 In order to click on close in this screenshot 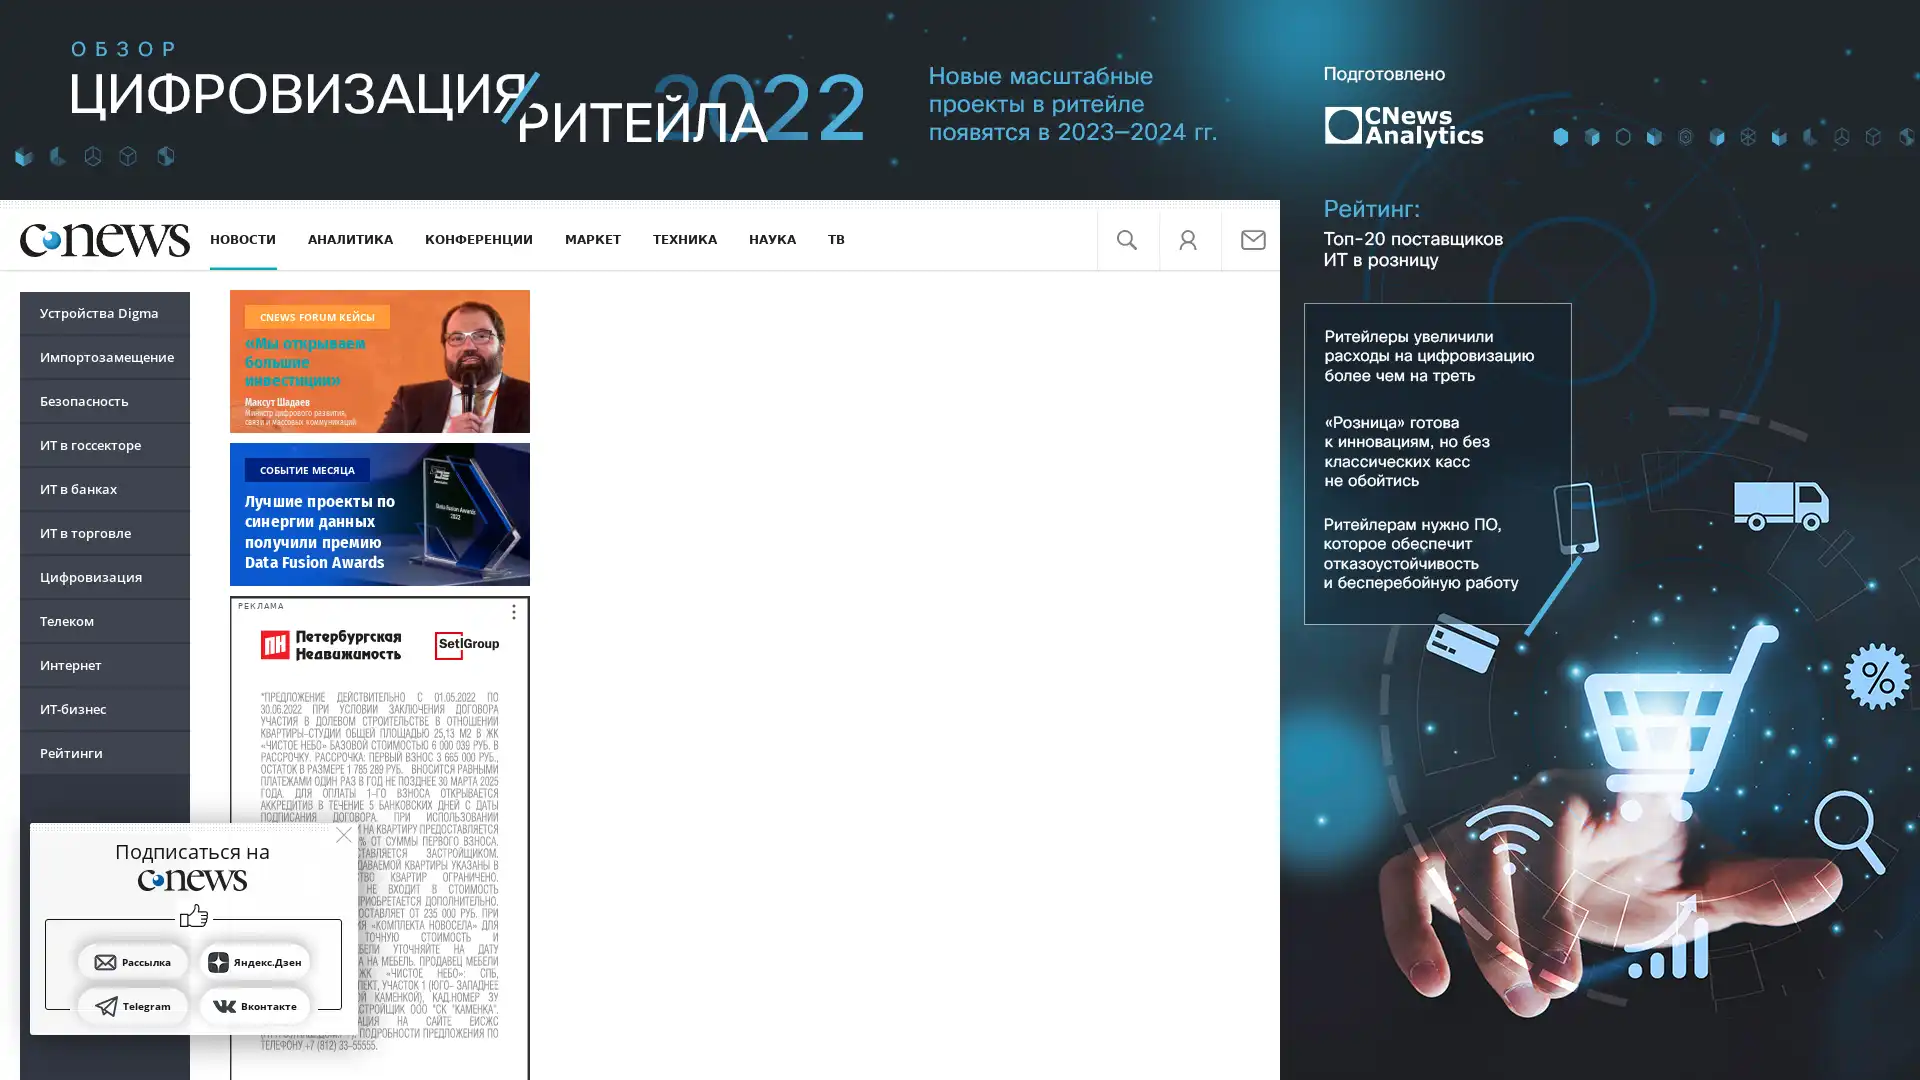, I will do `click(344, 836)`.